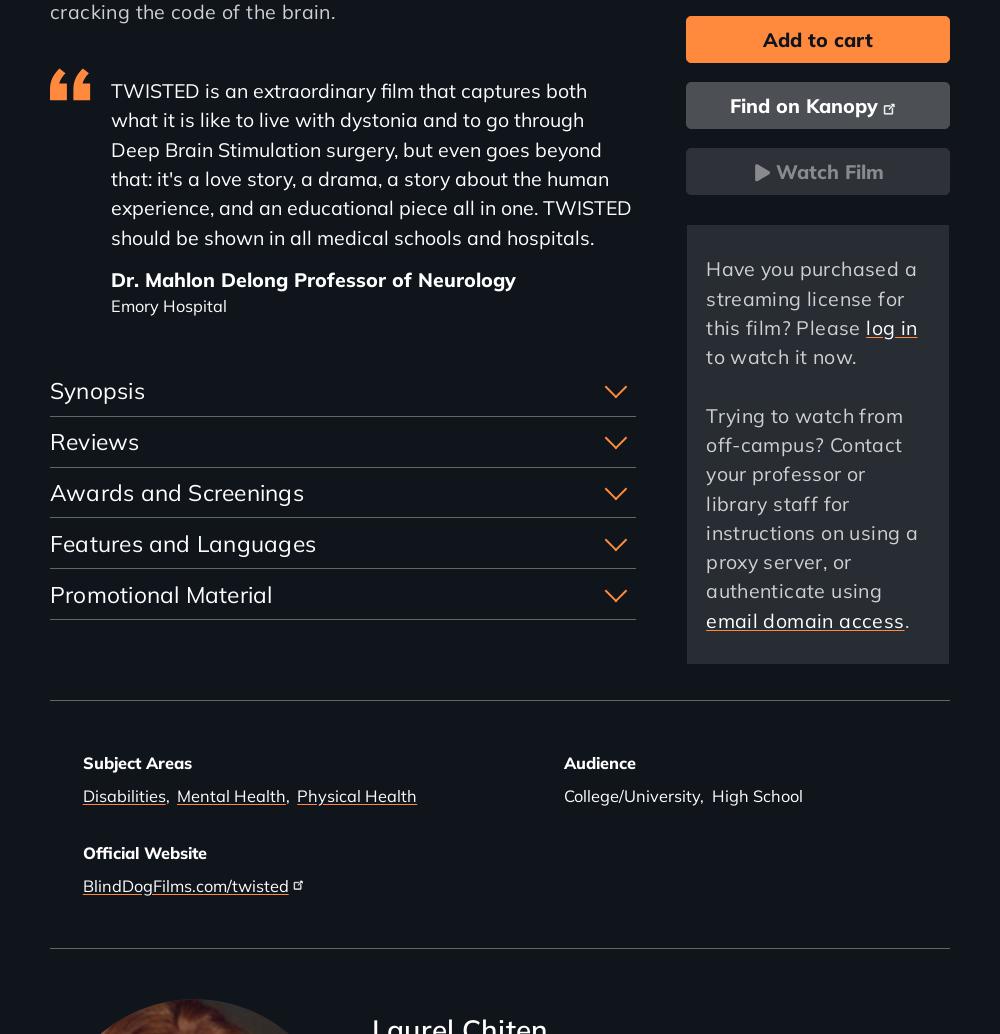 The height and width of the screenshot is (1034, 1000). Describe the element at coordinates (168, 304) in the screenshot. I see `'Emory Hospital'` at that location.